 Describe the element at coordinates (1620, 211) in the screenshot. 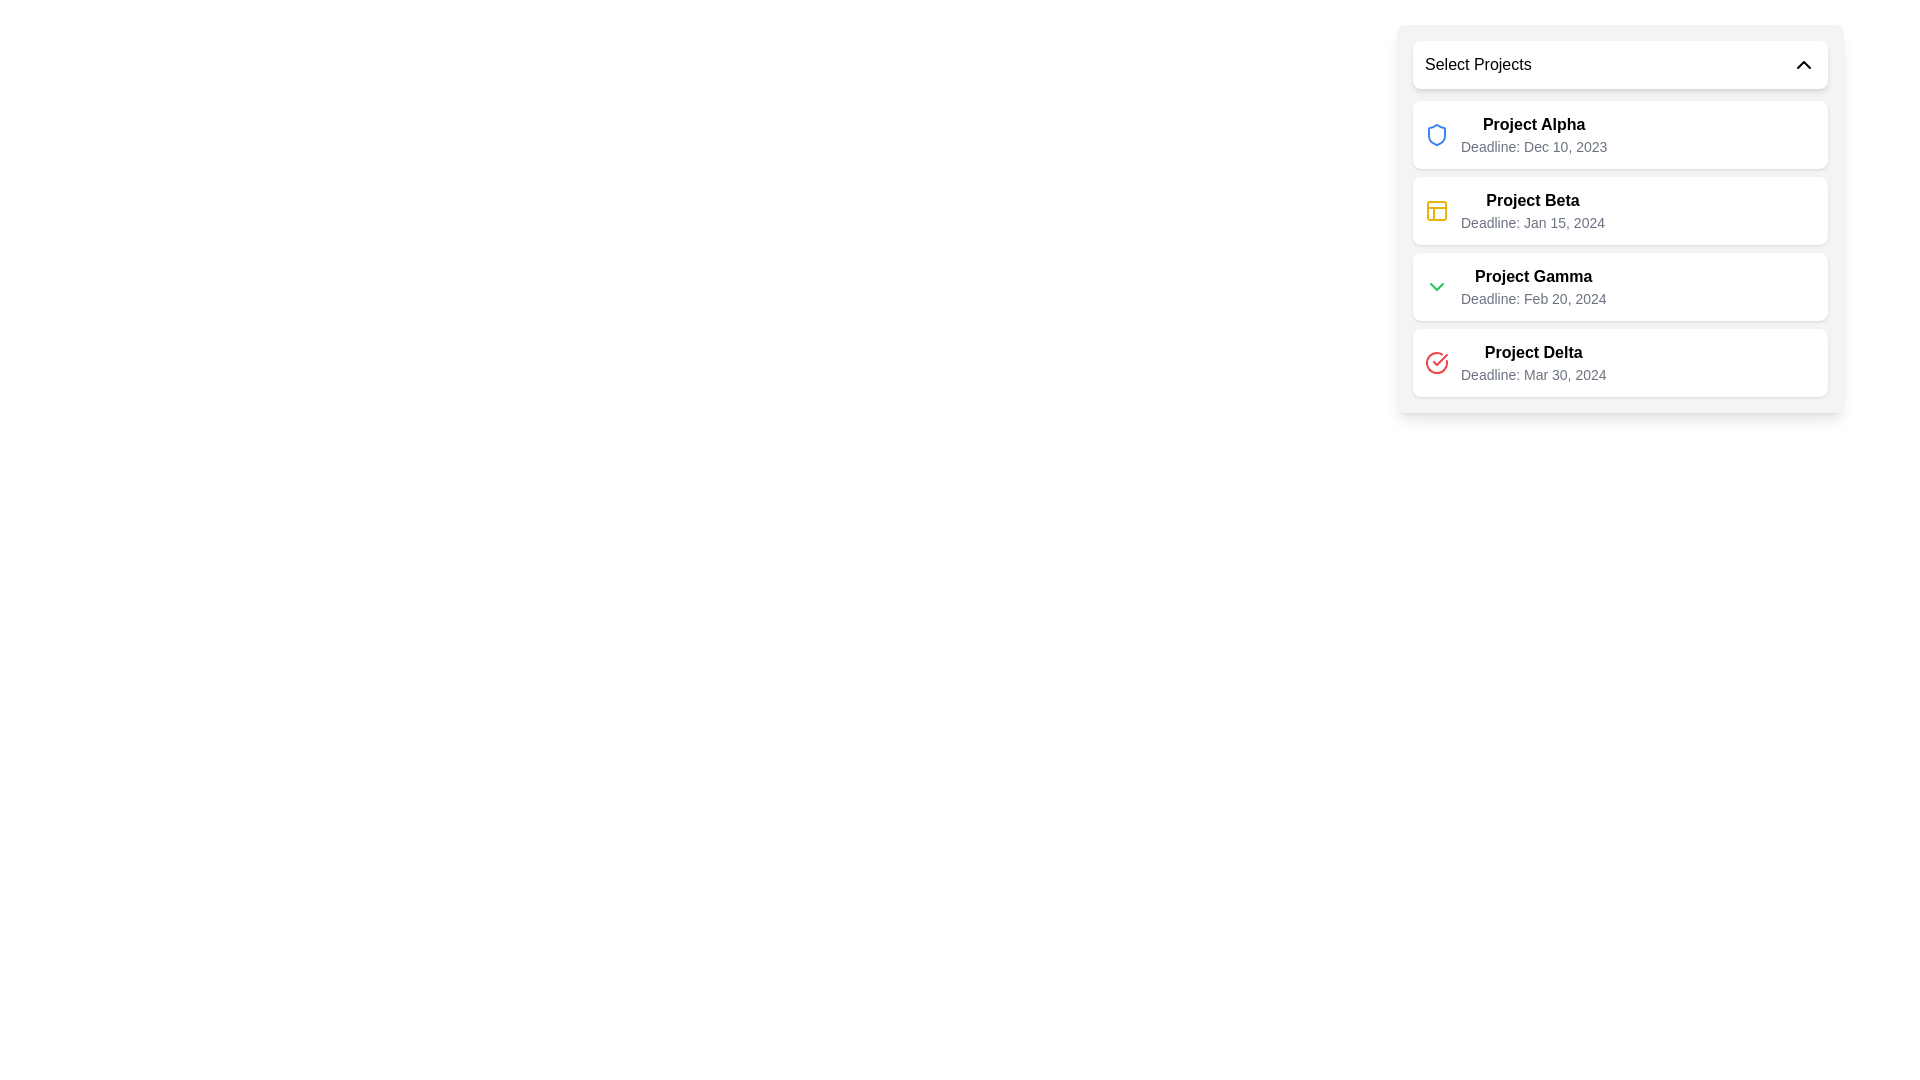

I see `the list item representing 'Project Beta'` at that location.